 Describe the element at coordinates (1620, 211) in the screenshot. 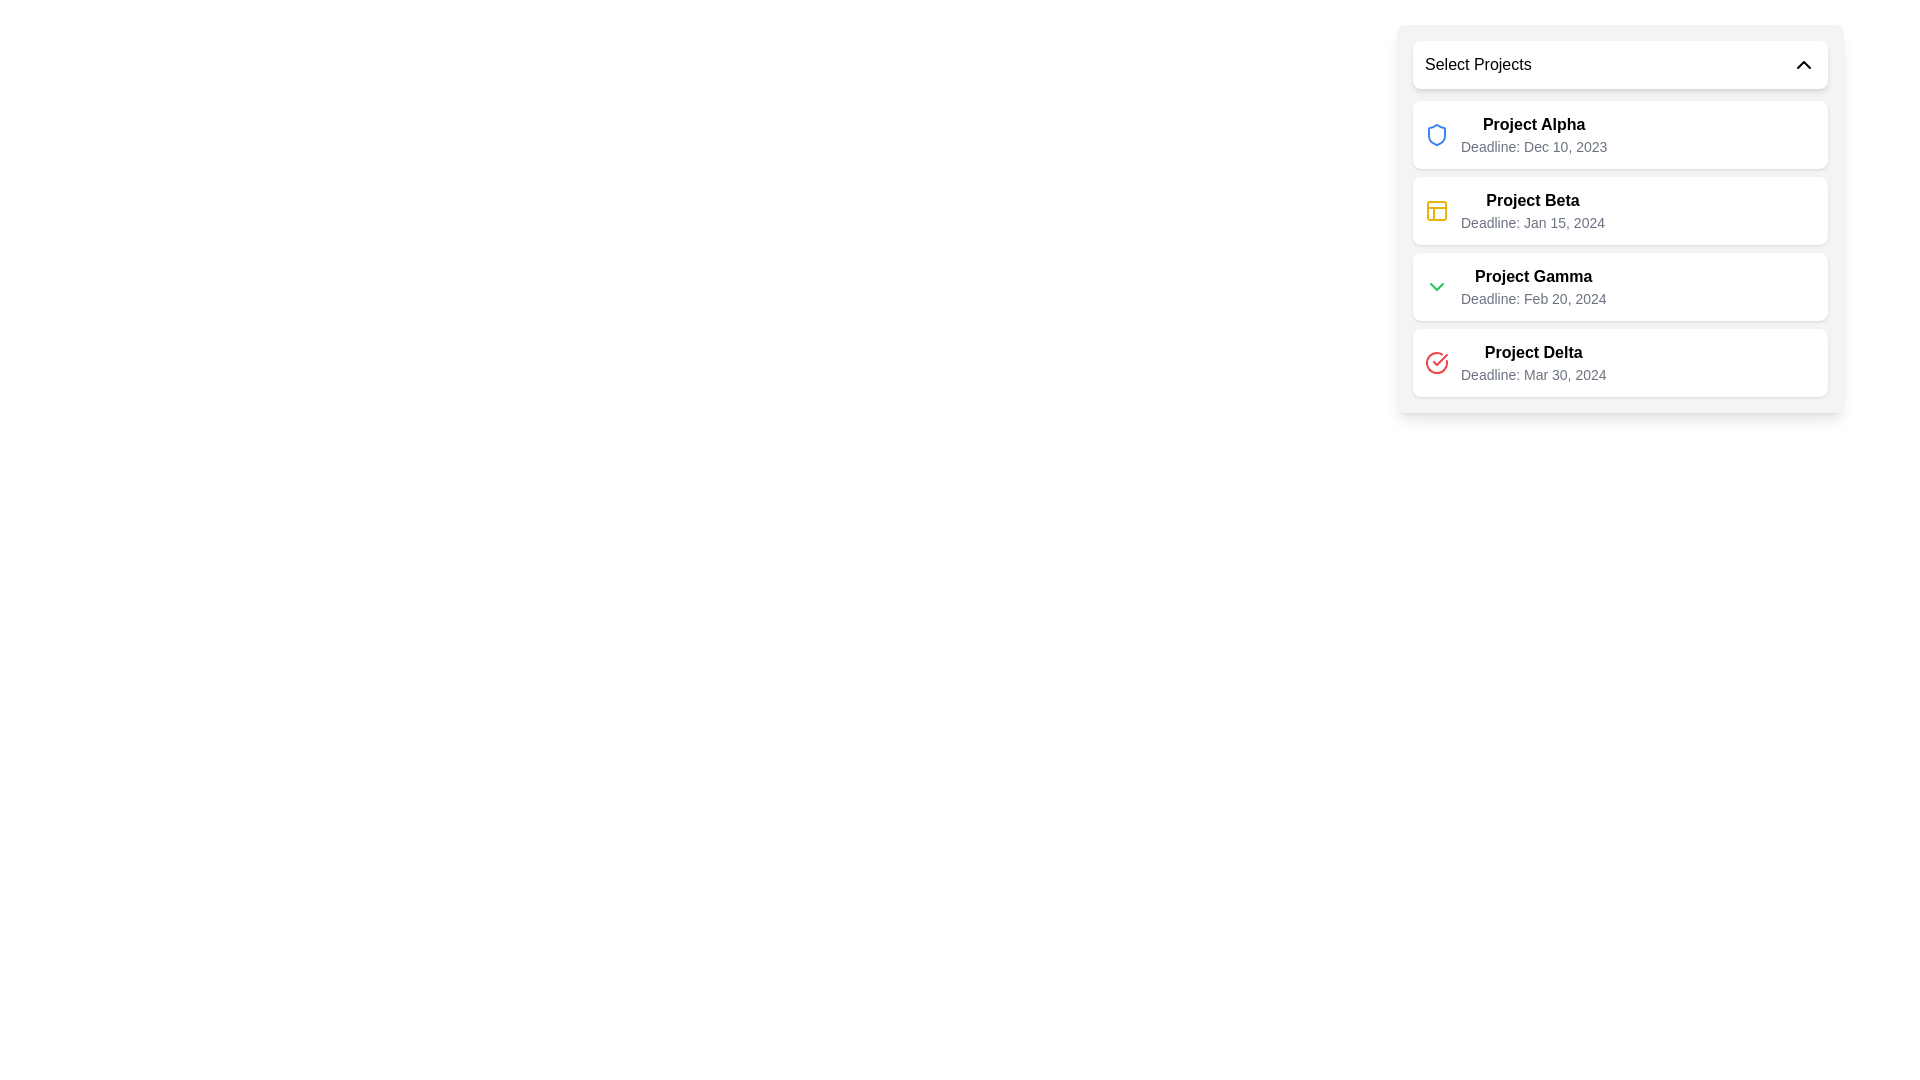

I see `the list item representing 'Project Beta'` at that location.